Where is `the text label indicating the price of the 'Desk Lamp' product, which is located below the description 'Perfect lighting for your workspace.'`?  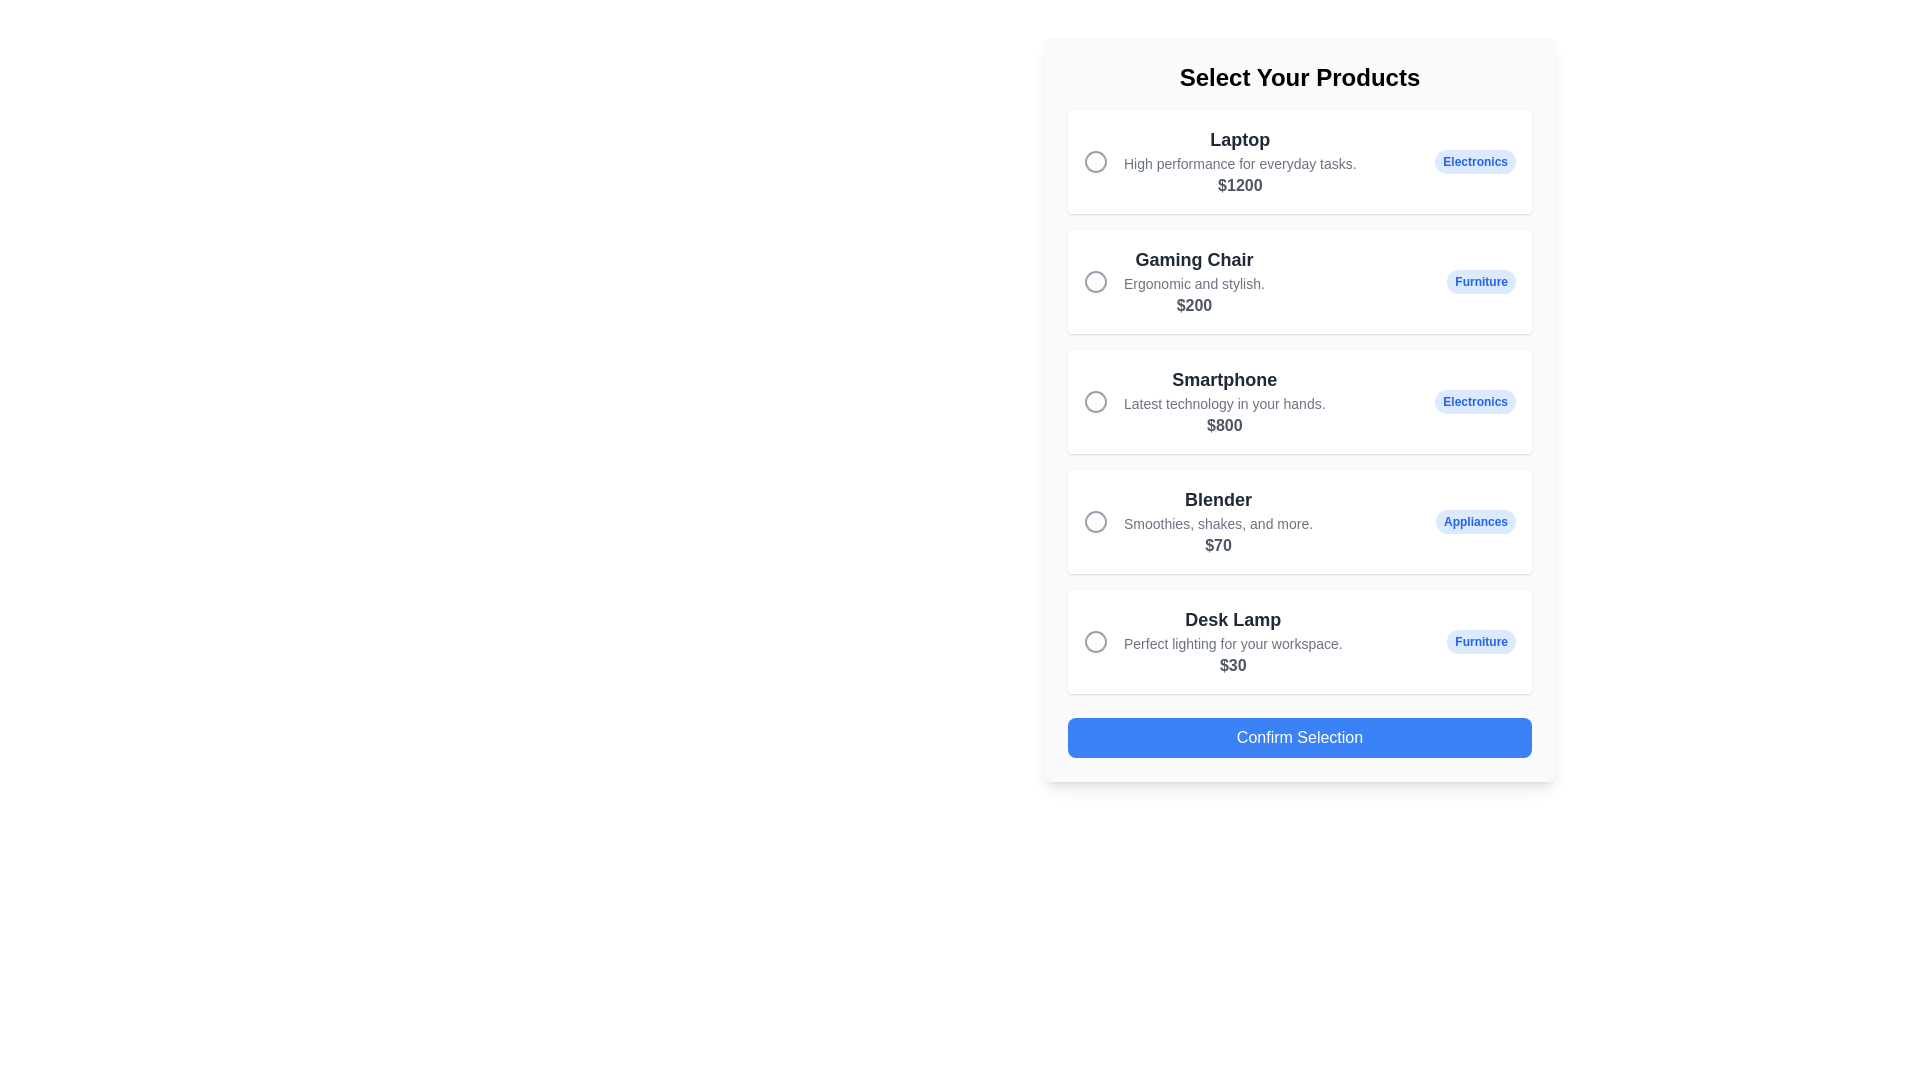 the text label indicating the price of the 'Desk Lamp' product, which is located below the description 'Perfect lighting for your workspace.' is located at coordinates (1232, 665).